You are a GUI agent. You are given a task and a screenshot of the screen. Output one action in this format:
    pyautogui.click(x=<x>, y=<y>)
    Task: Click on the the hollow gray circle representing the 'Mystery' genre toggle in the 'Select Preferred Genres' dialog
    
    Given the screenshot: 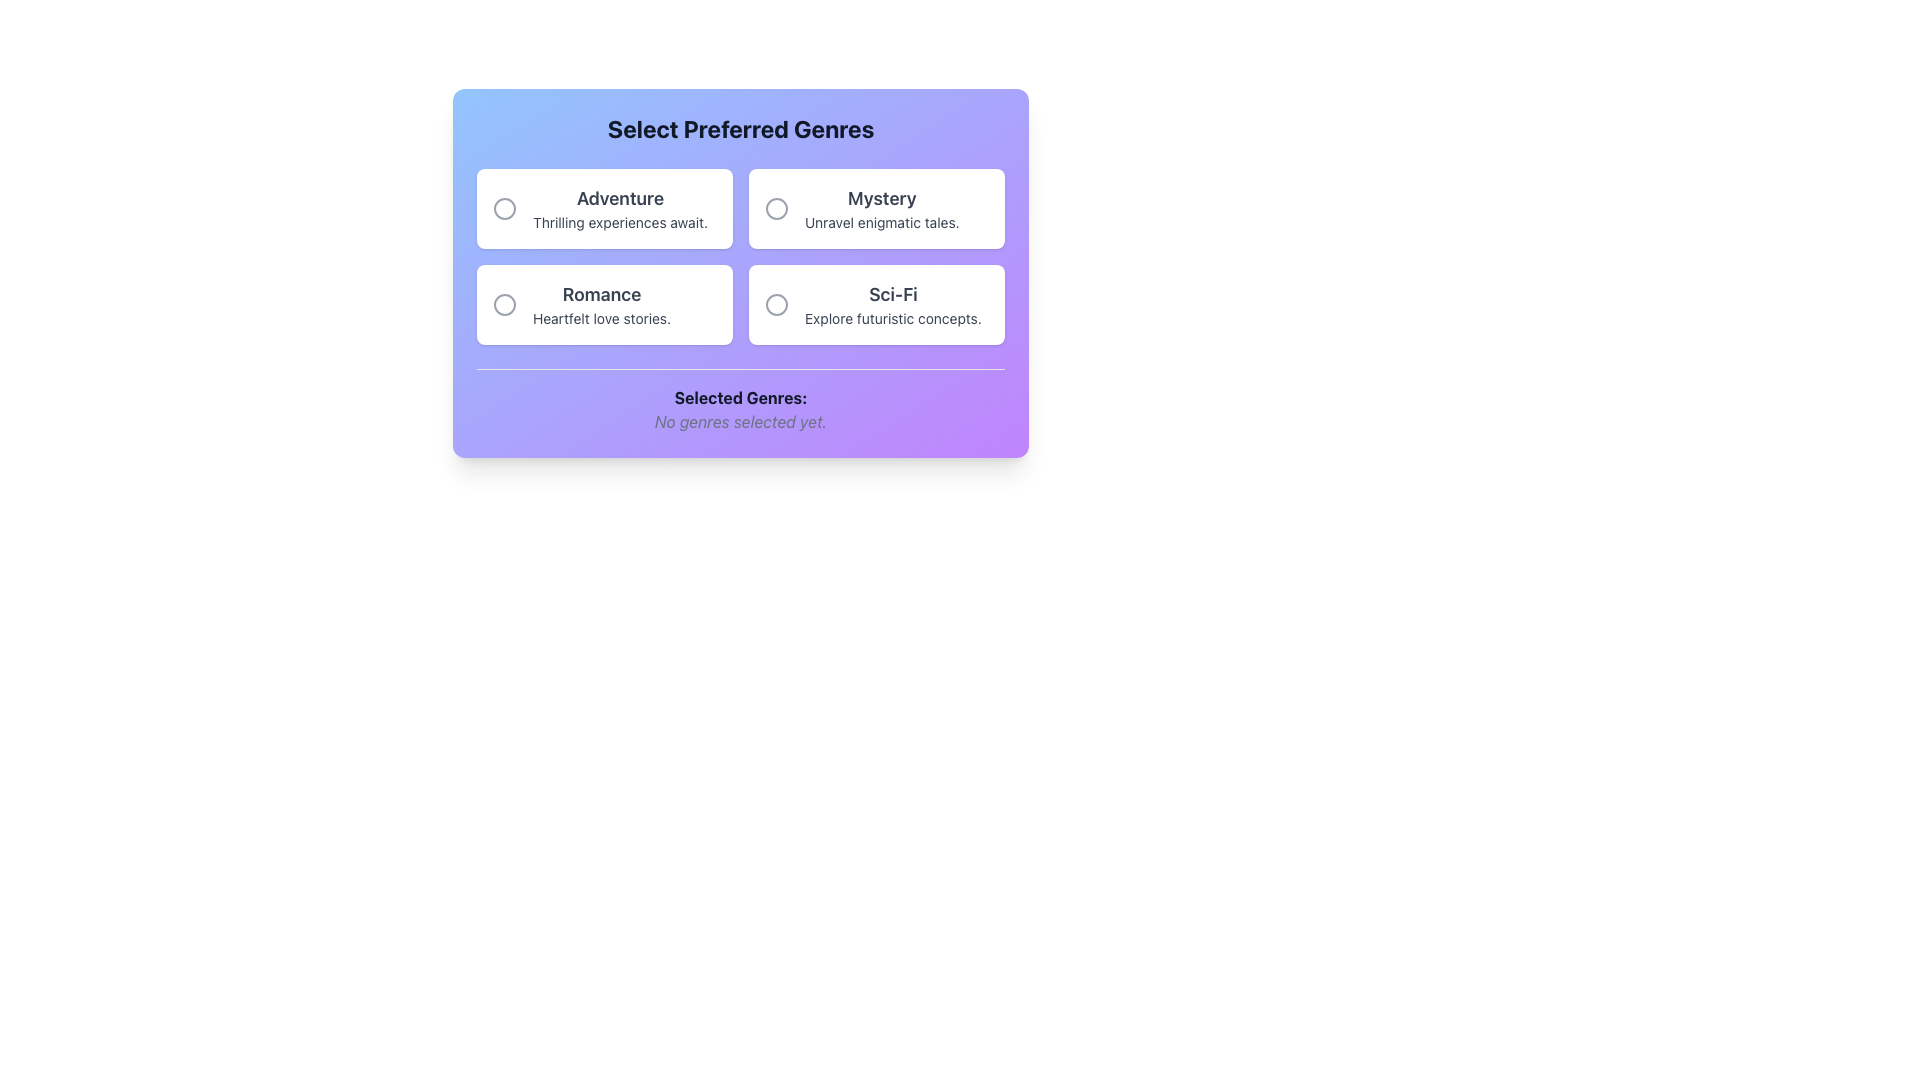 What is the action you would take?
    pyautogui.click(x=776, y=208)
    